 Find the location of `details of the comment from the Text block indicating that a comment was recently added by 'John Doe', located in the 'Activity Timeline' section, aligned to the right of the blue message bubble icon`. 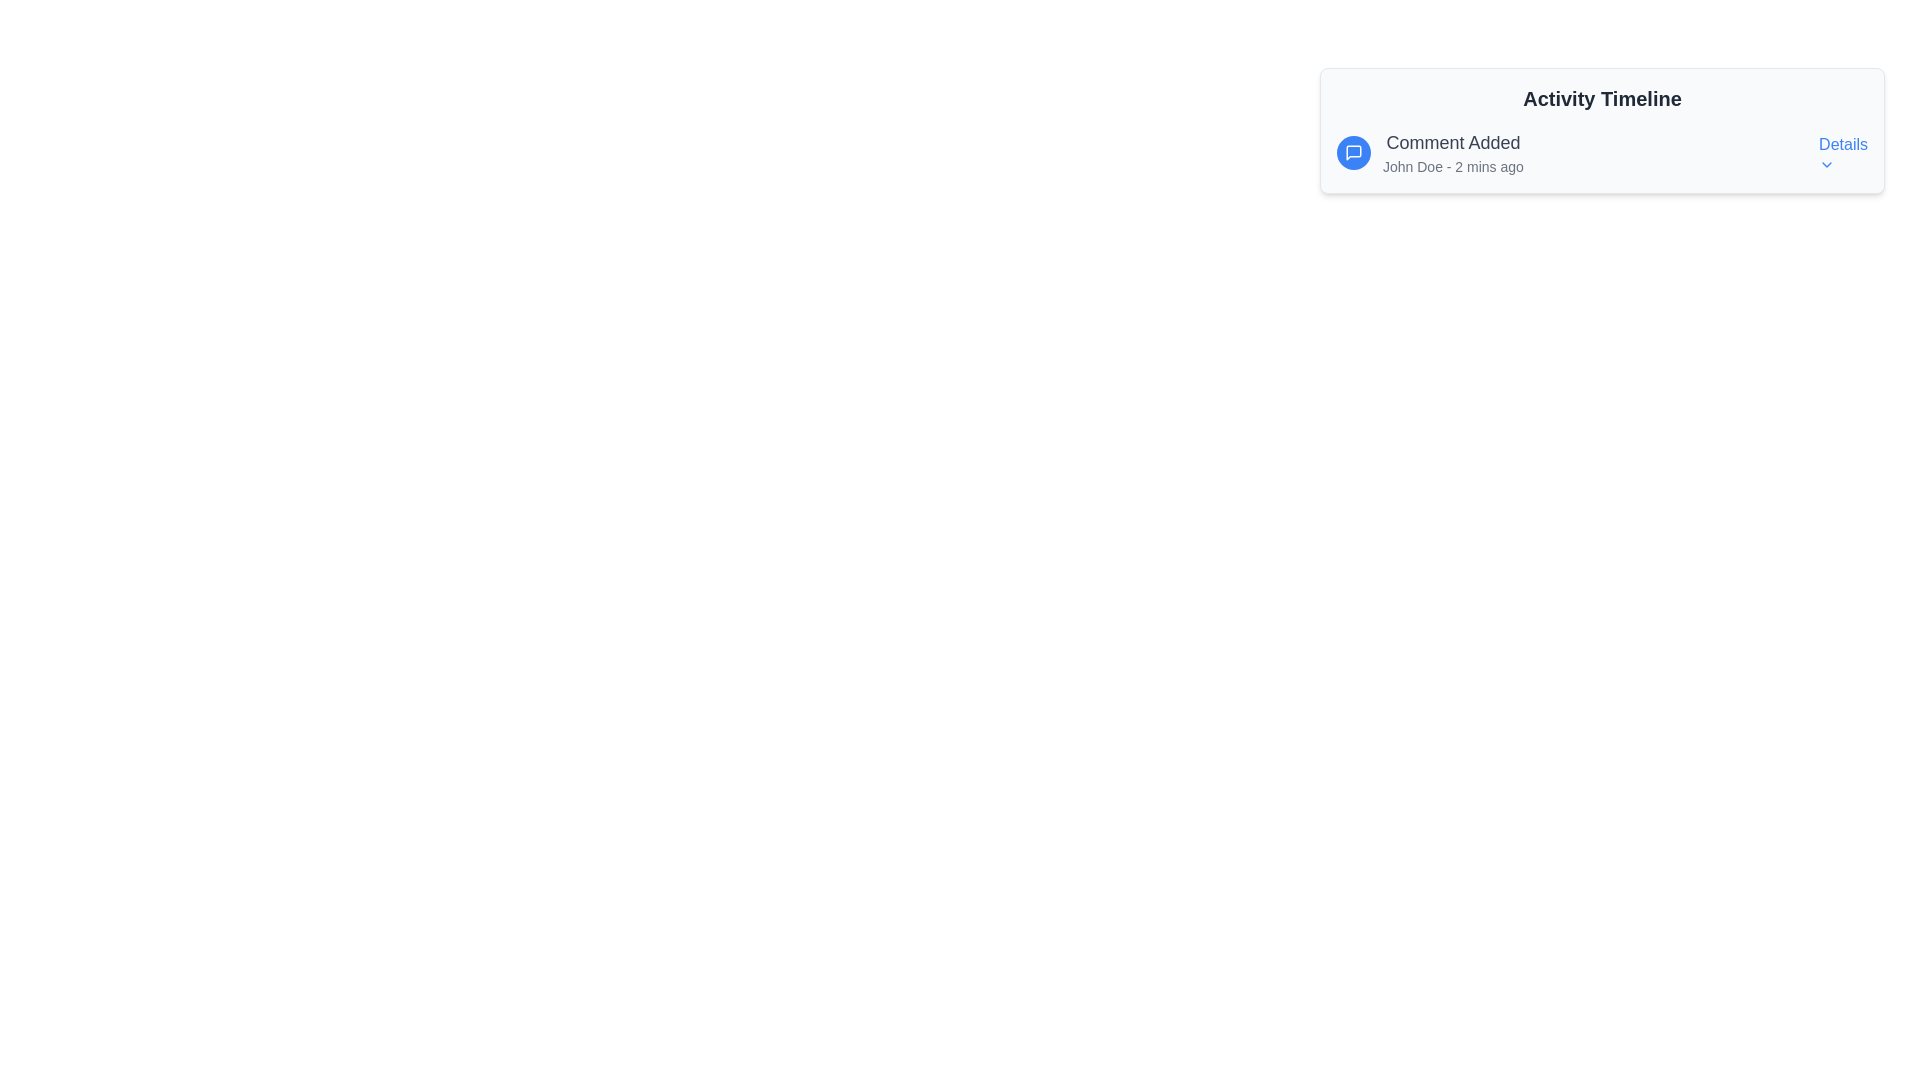

details of the comment from the Text block indicating that a comment was recently added by 'John Doe', located in the 'Activity Timeline' section, aligned to the right of the blue message bubble icon is located at coordinates (1453, 152).